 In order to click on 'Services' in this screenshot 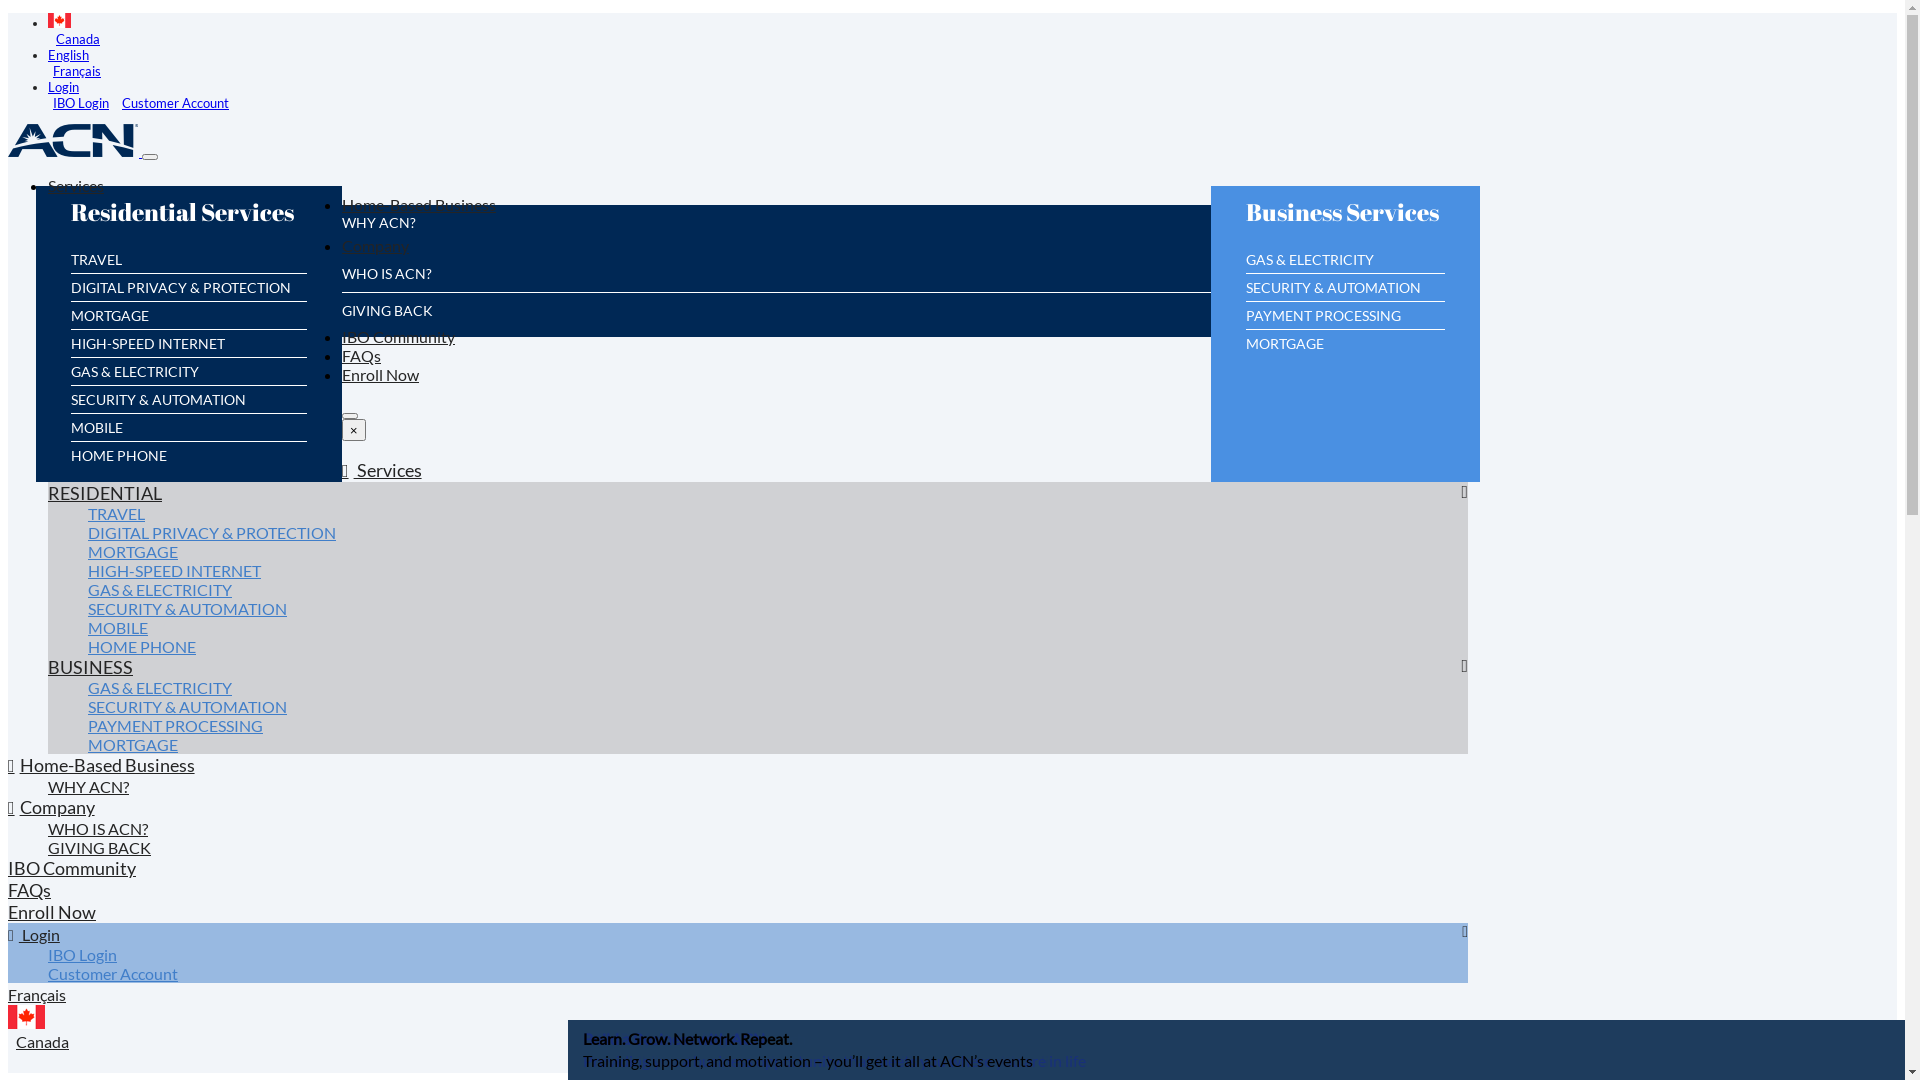, I will do `click(76, 192)`.